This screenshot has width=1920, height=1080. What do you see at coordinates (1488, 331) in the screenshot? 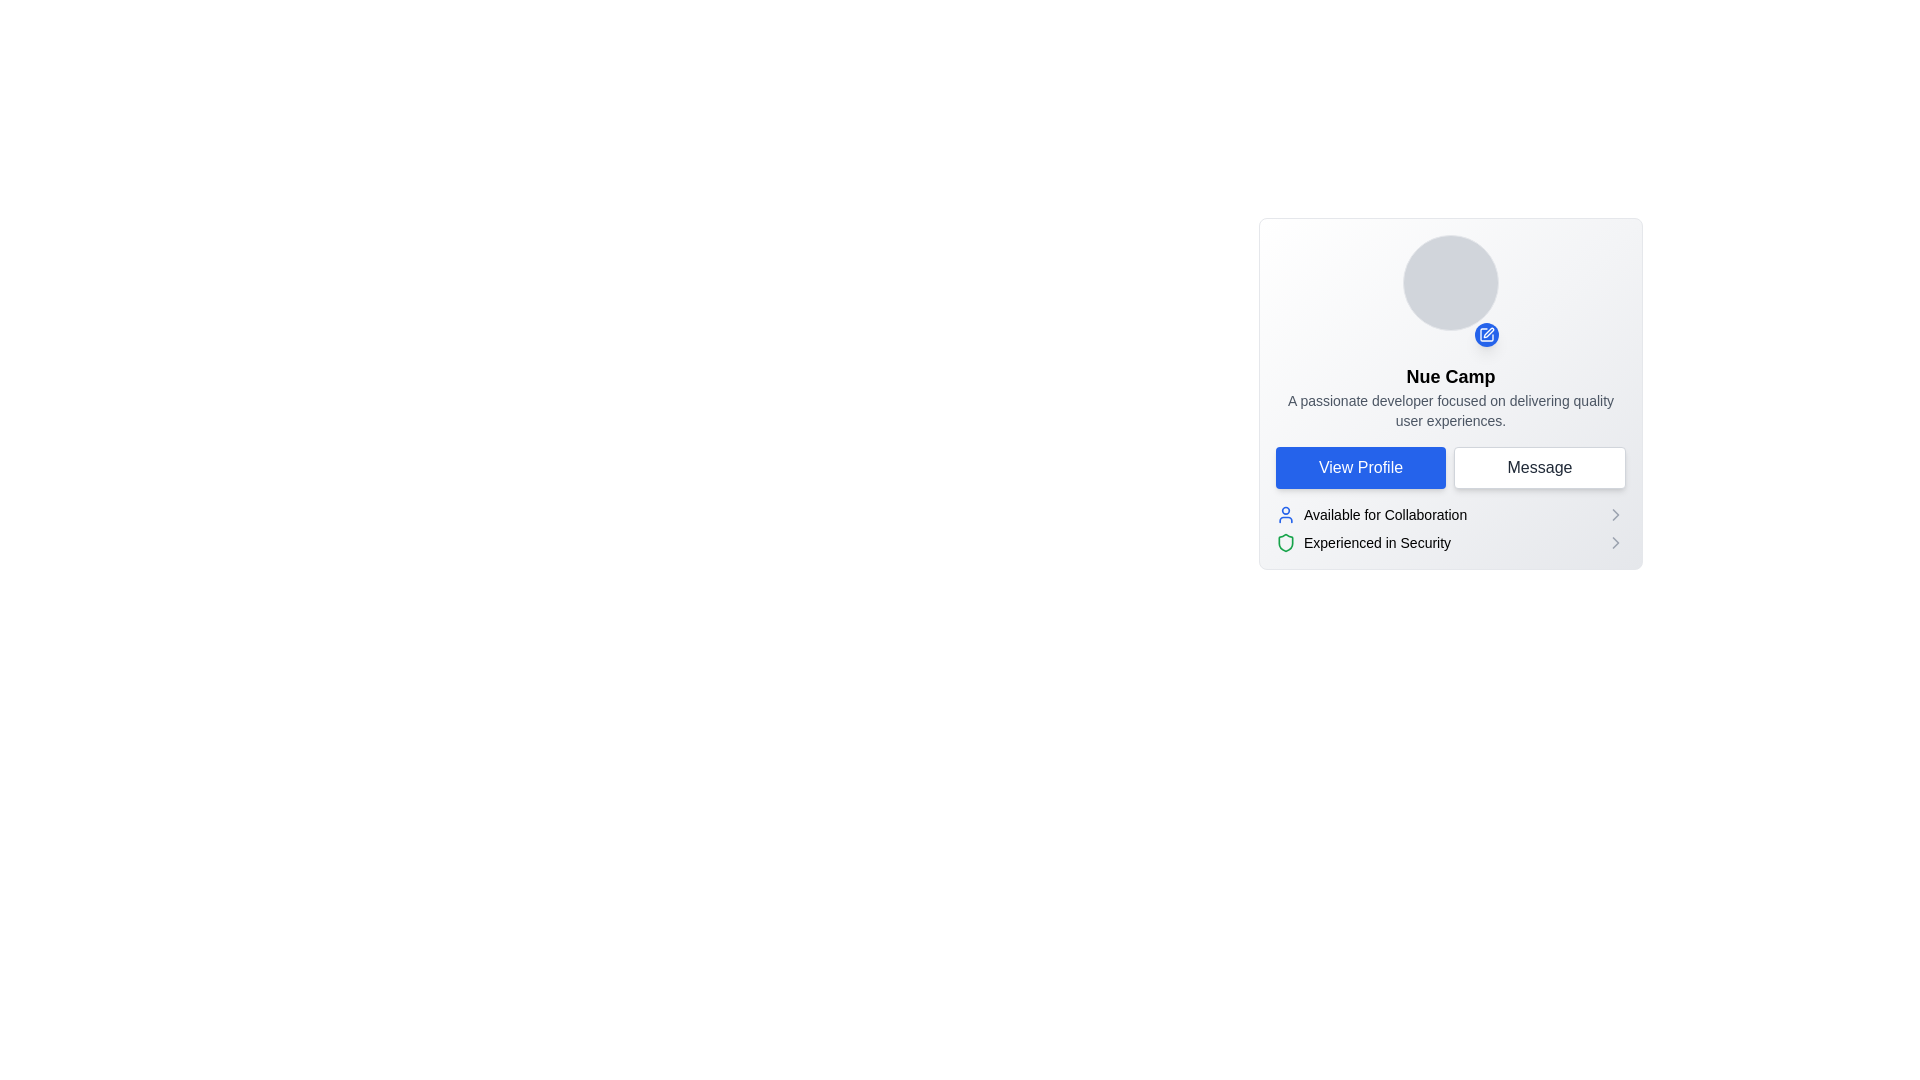
I see `the pen icon located in the top-right corner of the profile image, which features a minimalist design within a square outline` at bounding box center [1488, 331].